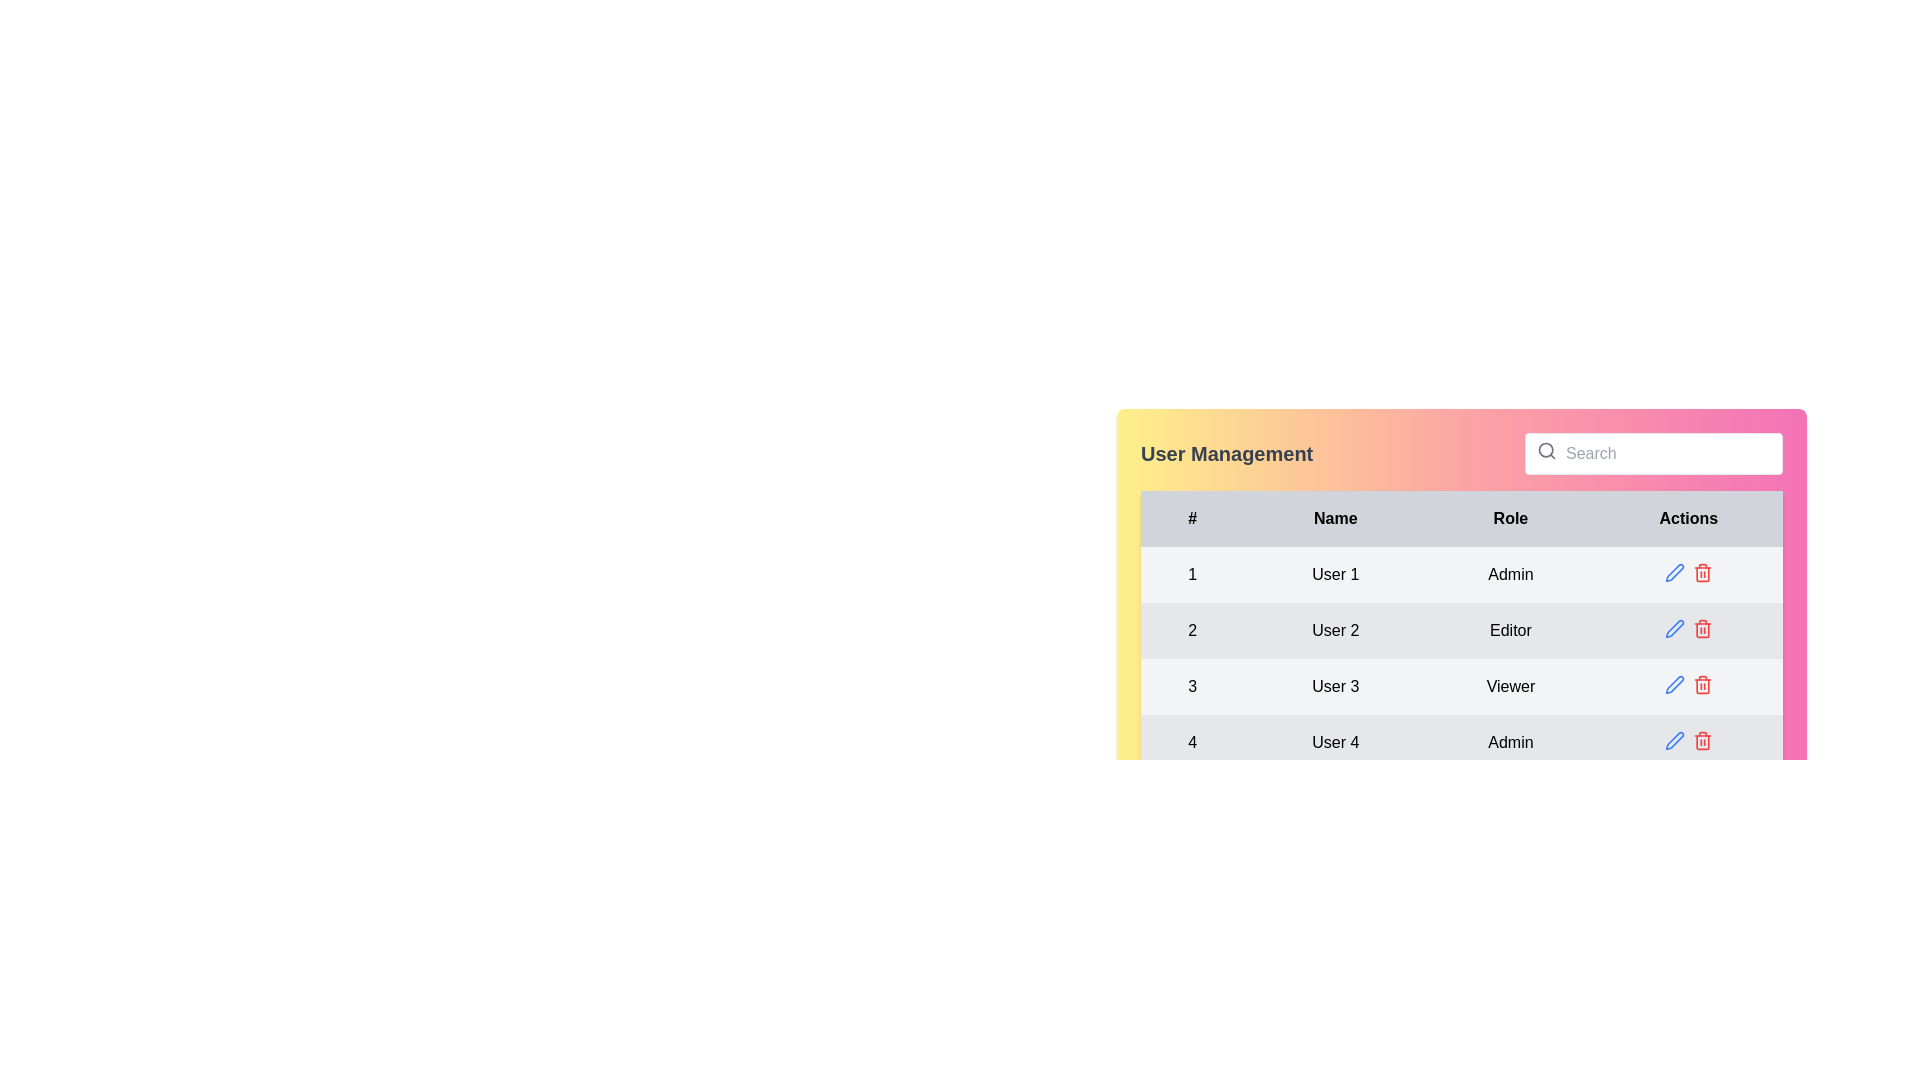 The height and width of the screenshot is (1080, 1920). What do you see at coordinates (1701, 684) in the screenshot?
I see `the red trash can icon, which is the second icon in the actions list for 'User 3' in the user management table` at bounding box center [1701, 684].